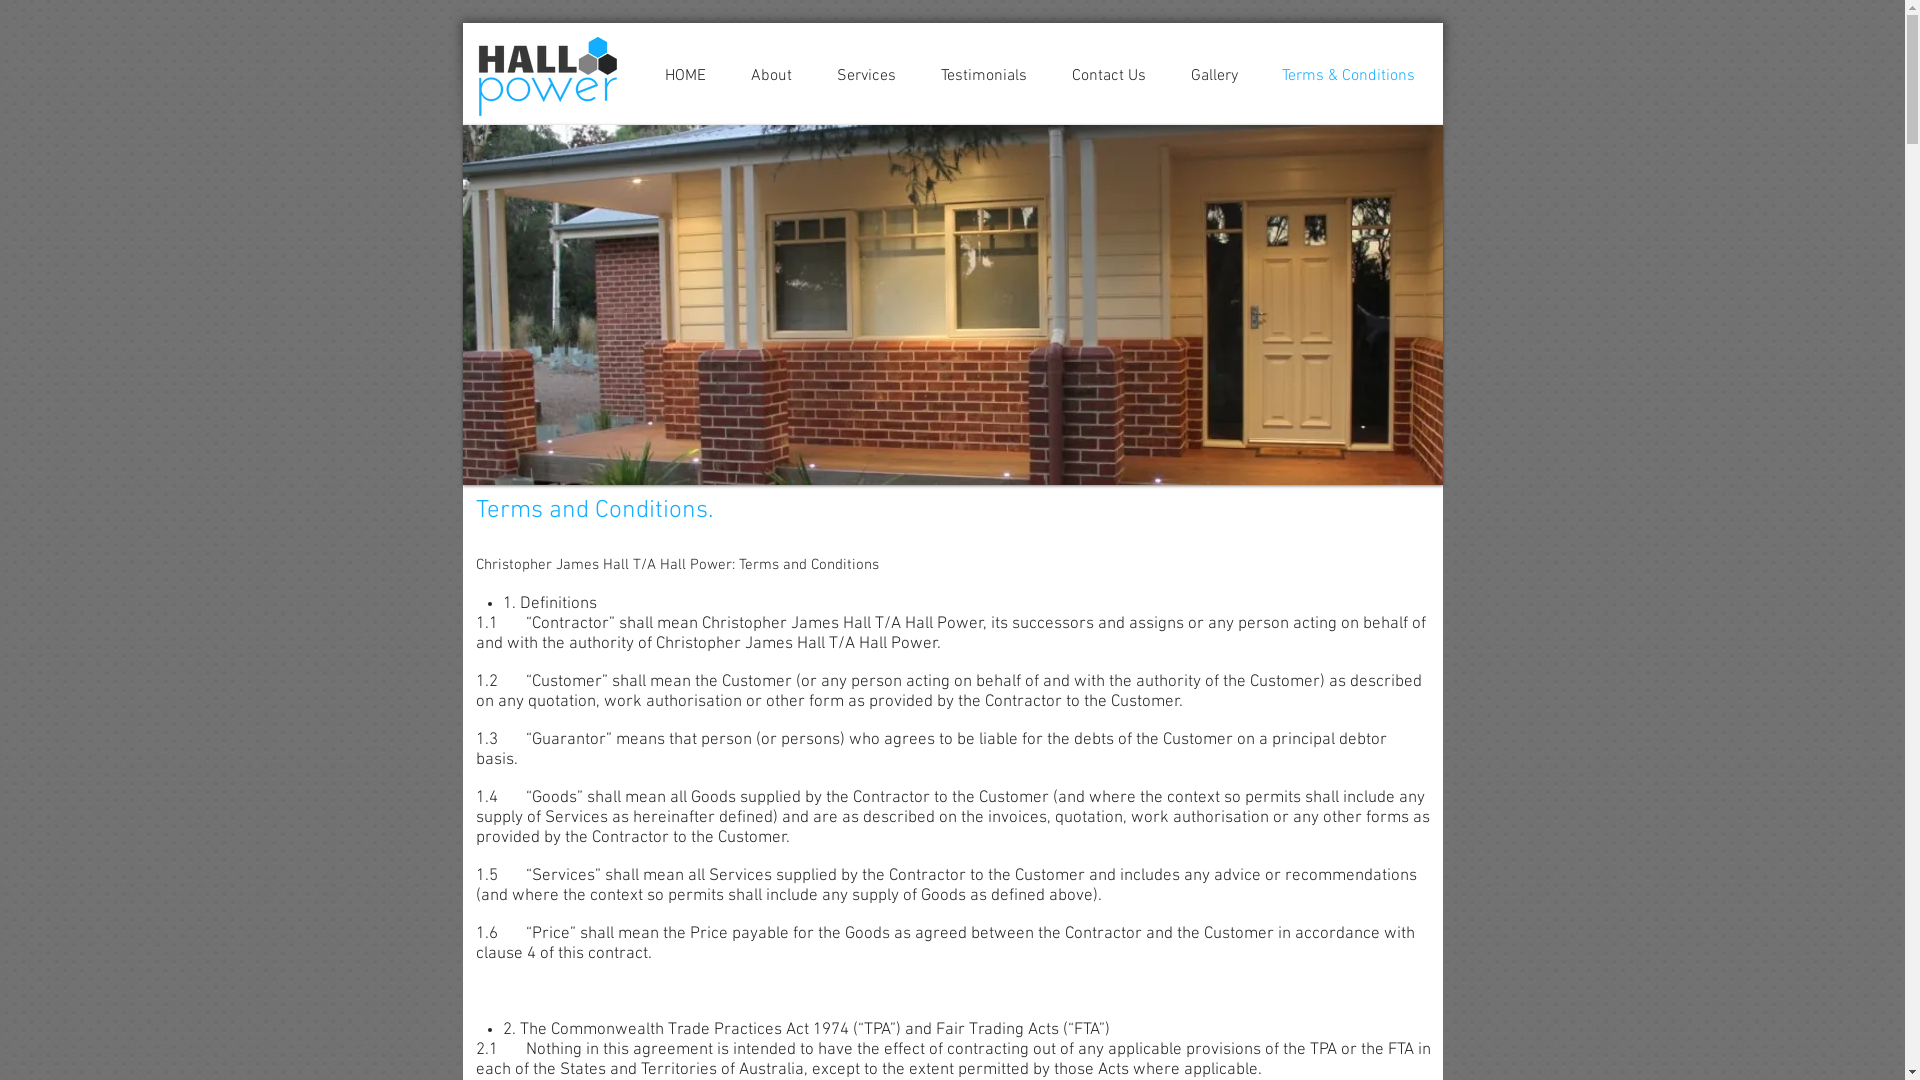 The width and height of the screenshot is (1920, 1080). I want to click on 'Testimonials', so click(983, 75).